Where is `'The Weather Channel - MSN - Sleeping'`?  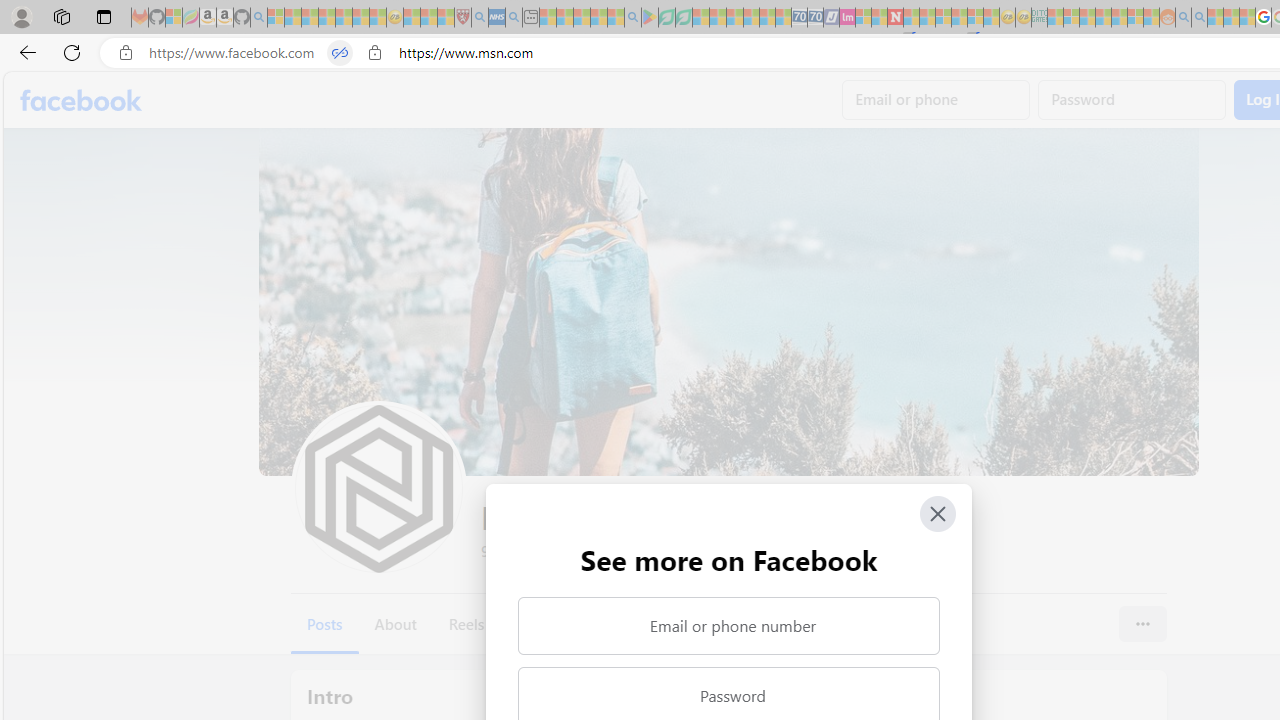 'The Weather Channel - MSN - Sleeping' is located at coordinates (308, 17).